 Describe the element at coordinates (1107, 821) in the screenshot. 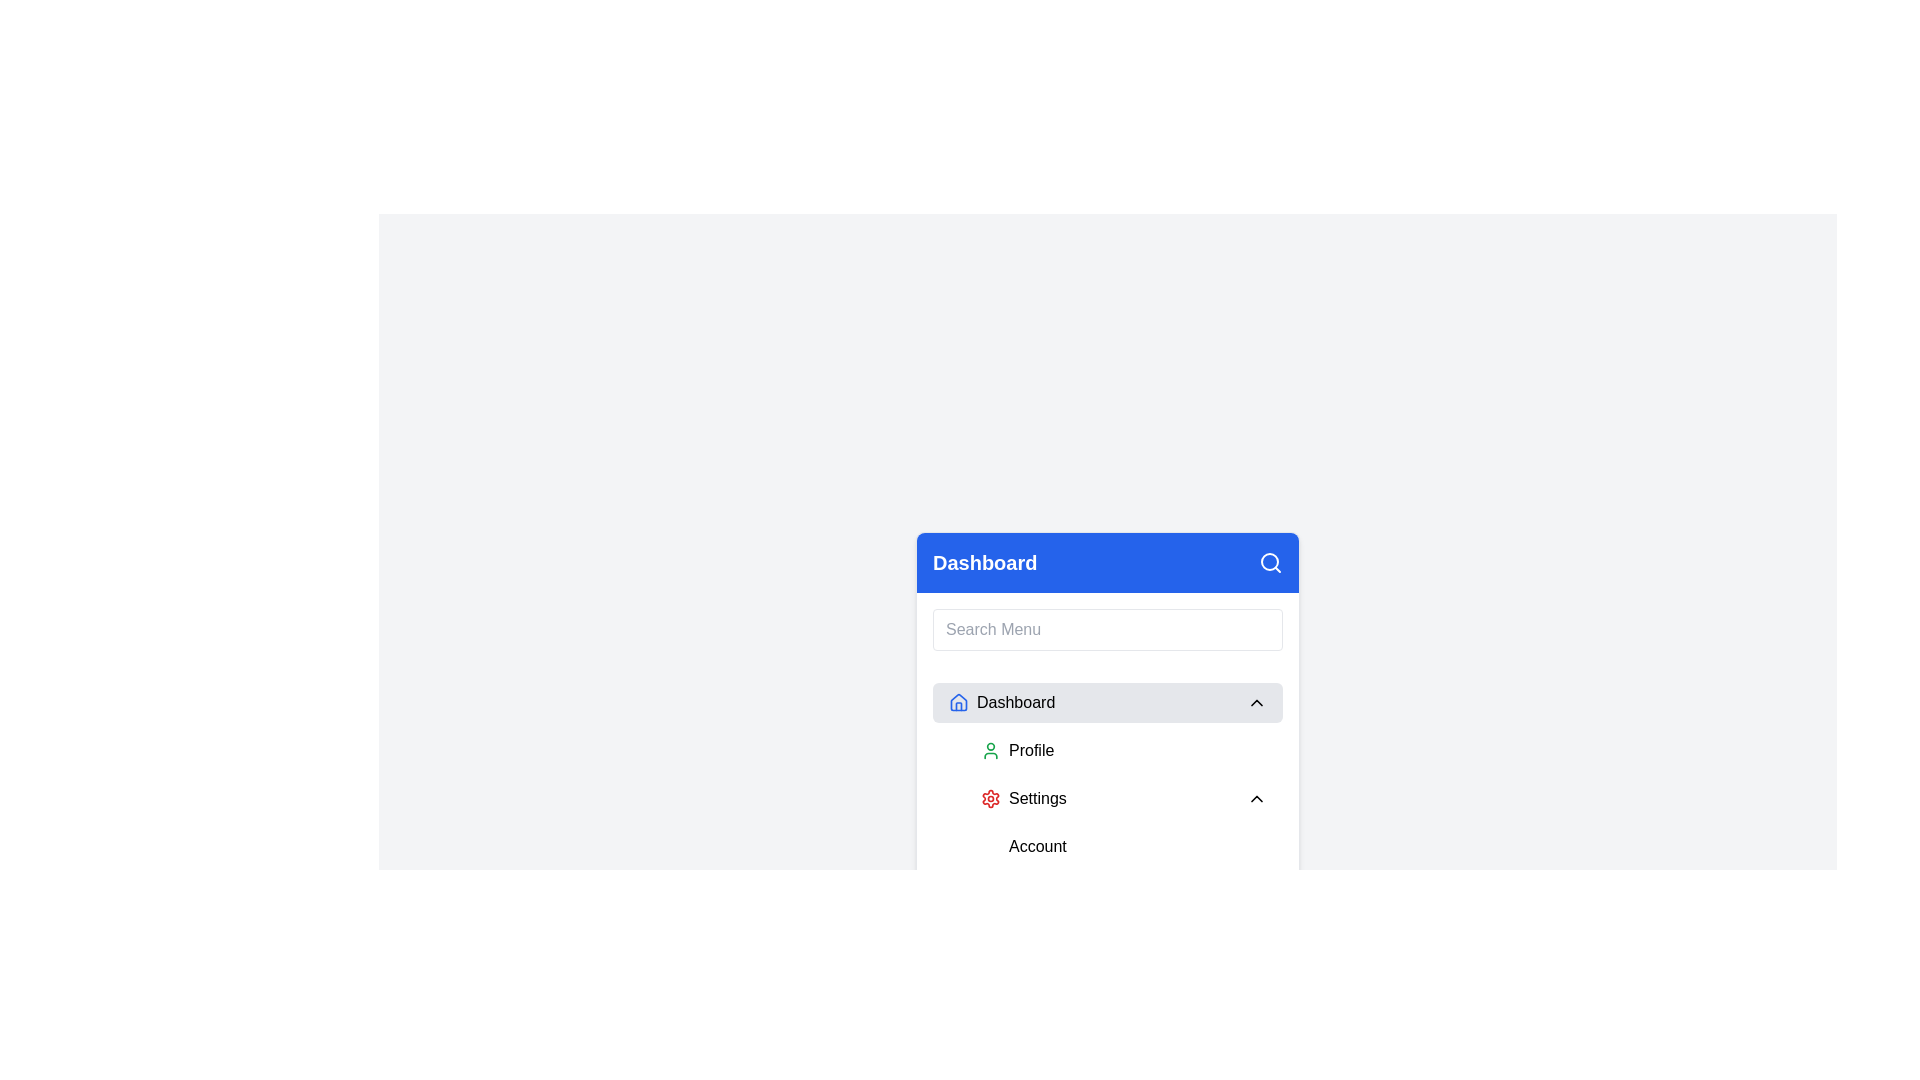

I see `the dropdown menu located centrally within the card interface beneath the title 'Dashboard'` at that location.